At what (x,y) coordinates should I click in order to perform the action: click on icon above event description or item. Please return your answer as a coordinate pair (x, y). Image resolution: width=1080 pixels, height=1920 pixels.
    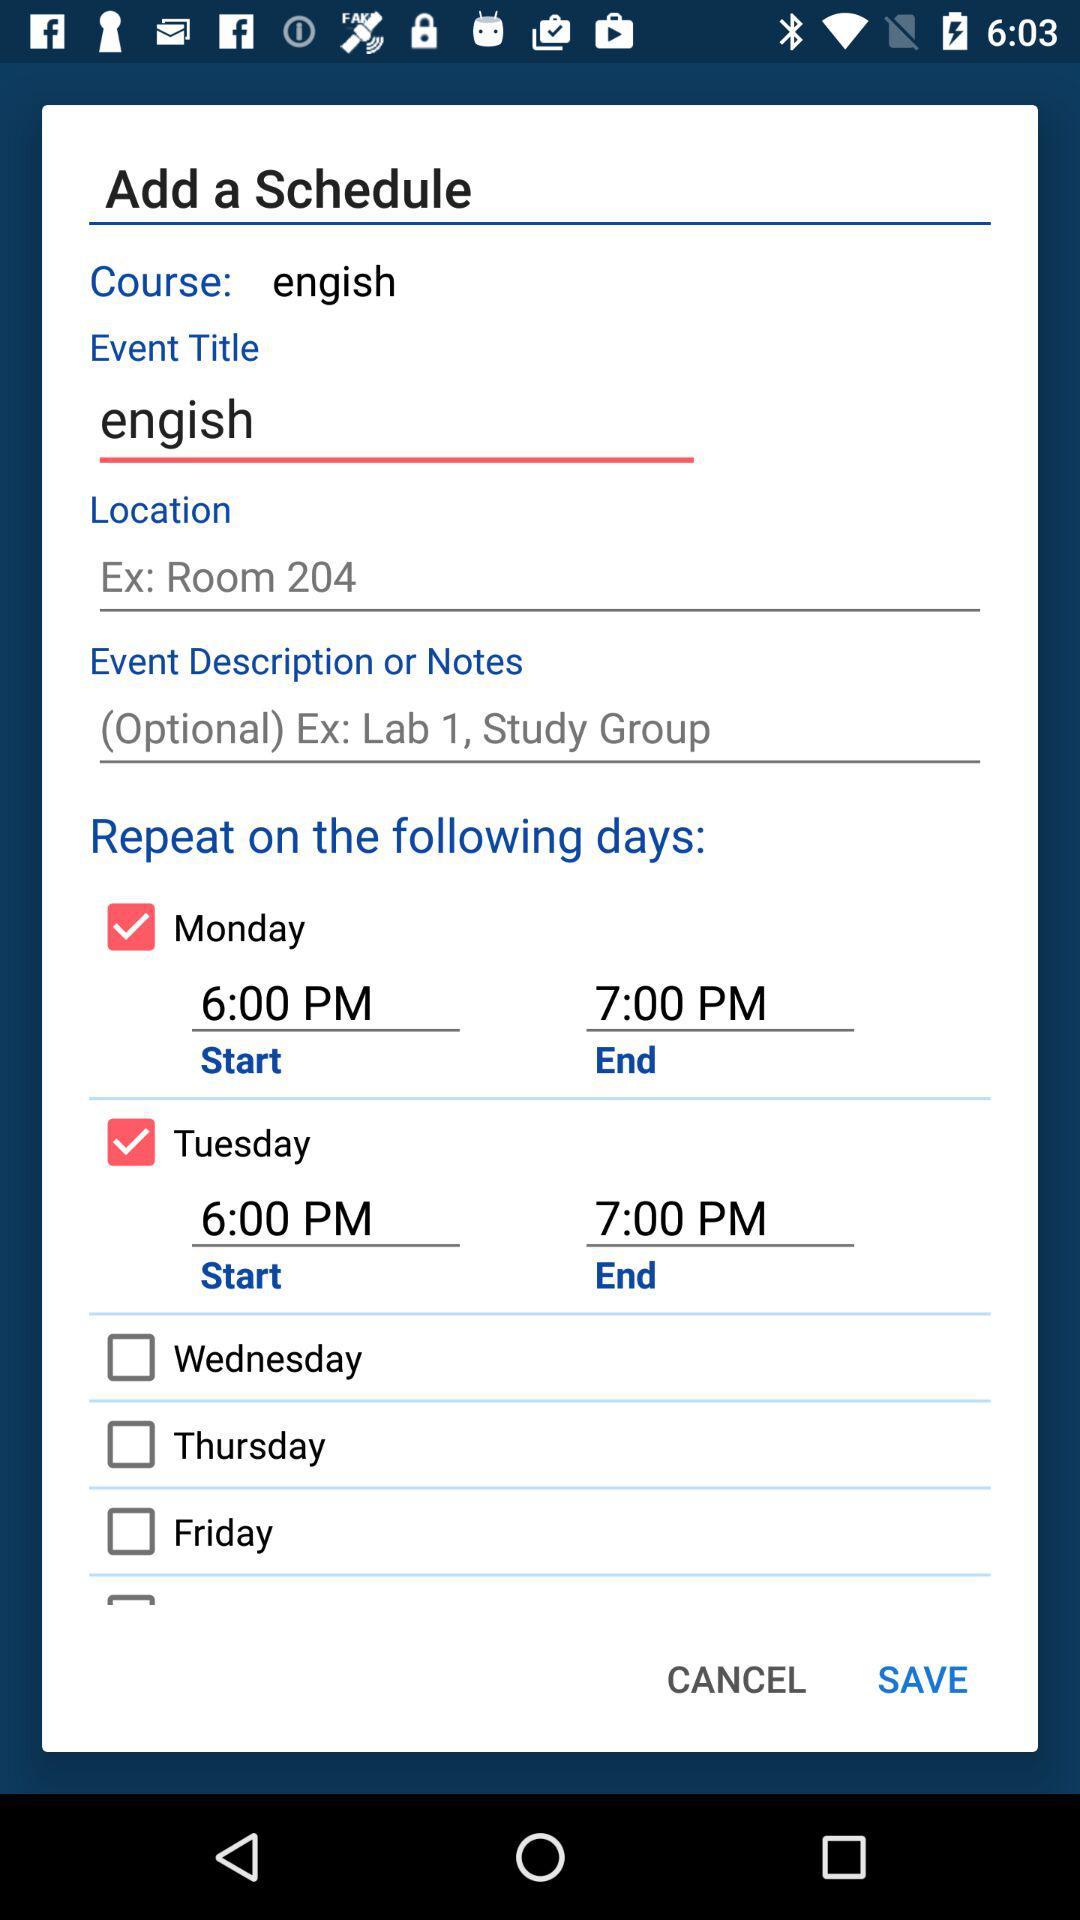
    Looking at the image, I should click on (540, 575).